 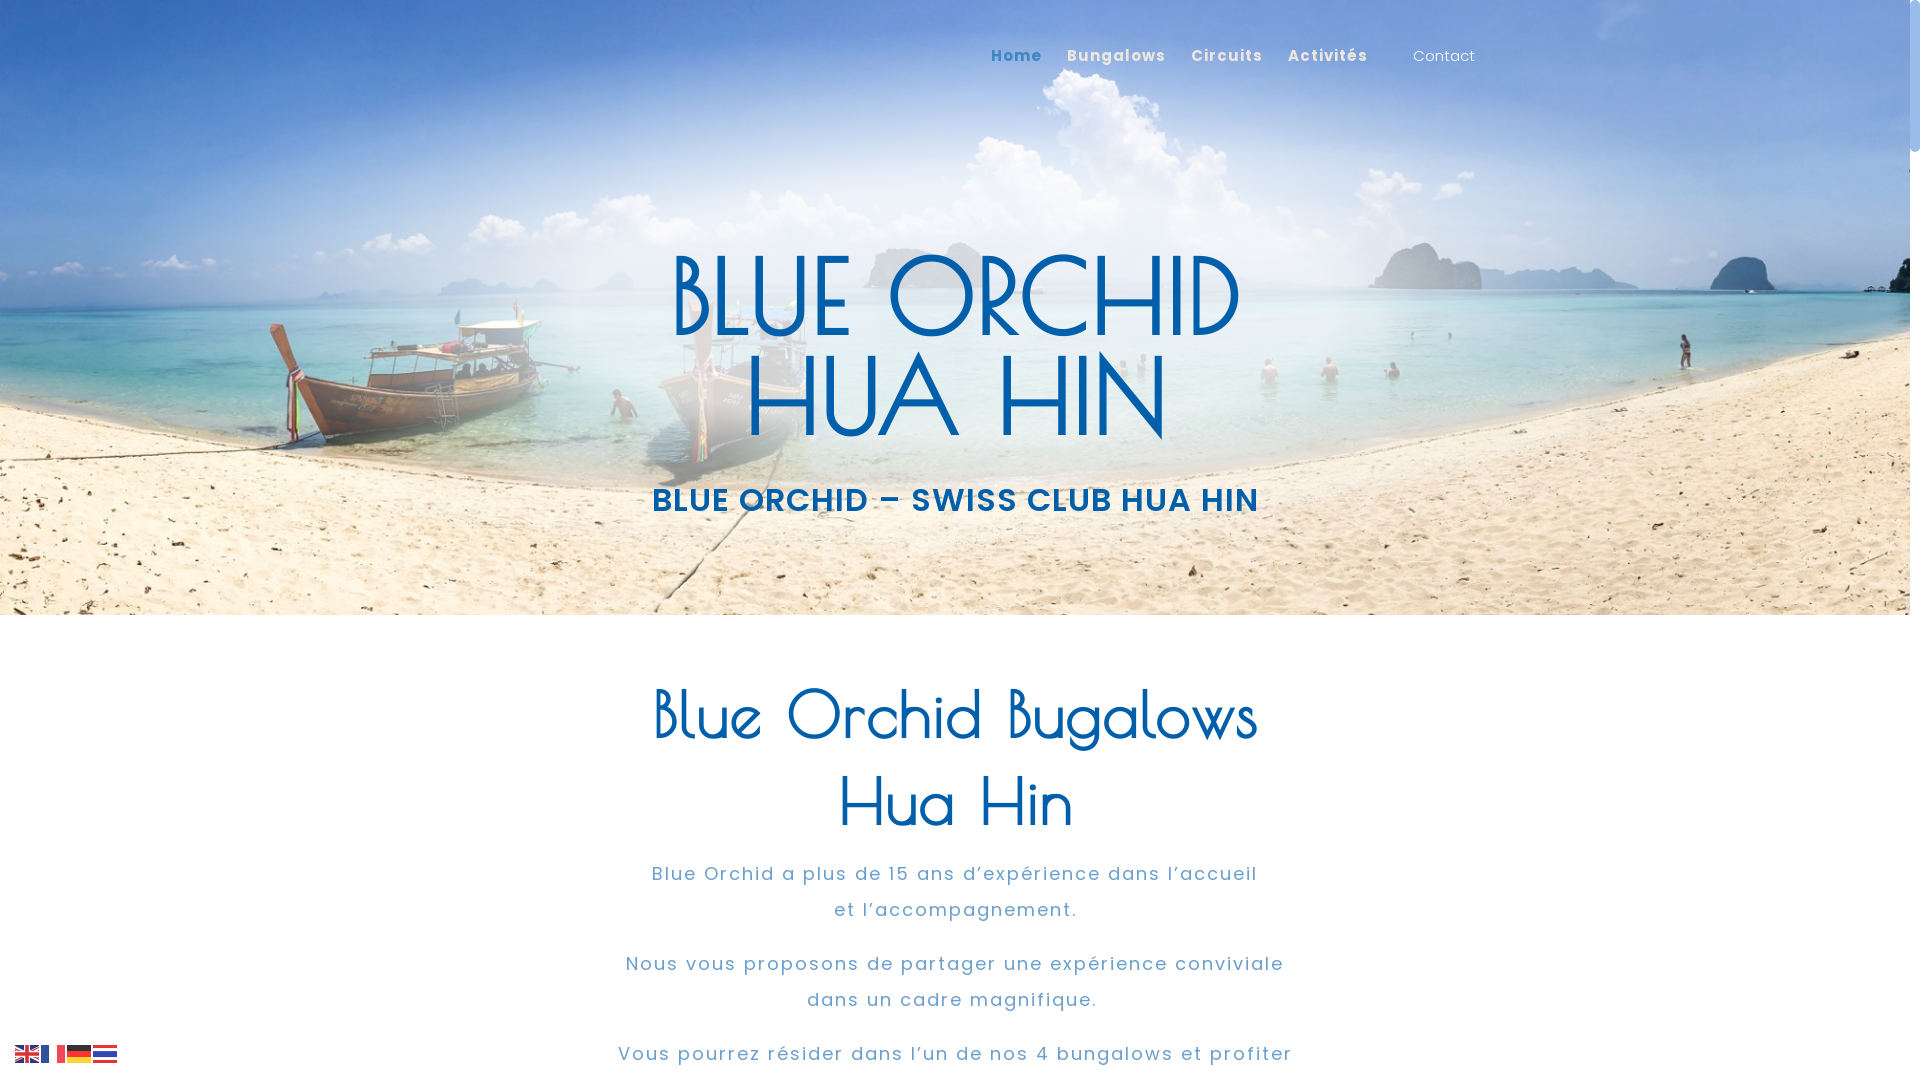 I want to click on 'French', so click(x=41, y=1051).